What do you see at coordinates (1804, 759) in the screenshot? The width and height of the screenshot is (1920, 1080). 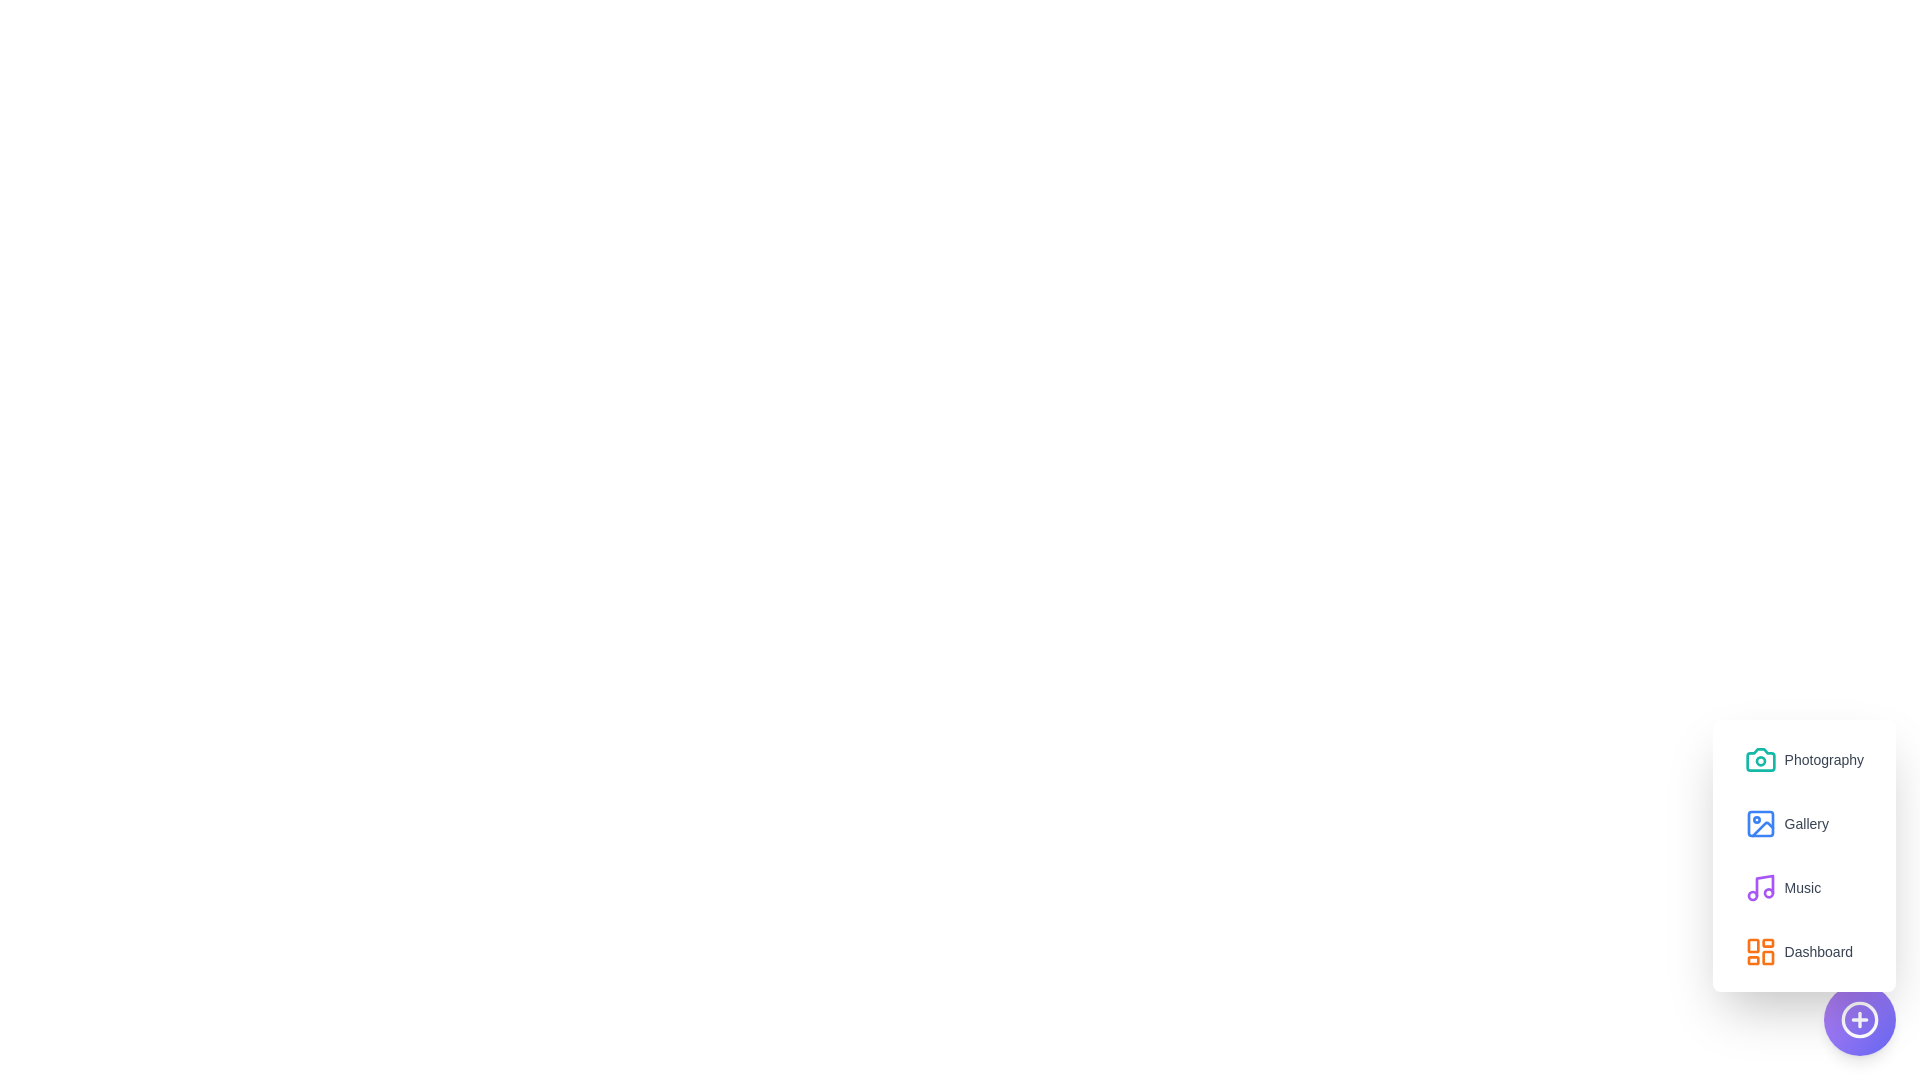 I see `the 'Photography' button in the menu` at bounding box center [1804, 759].